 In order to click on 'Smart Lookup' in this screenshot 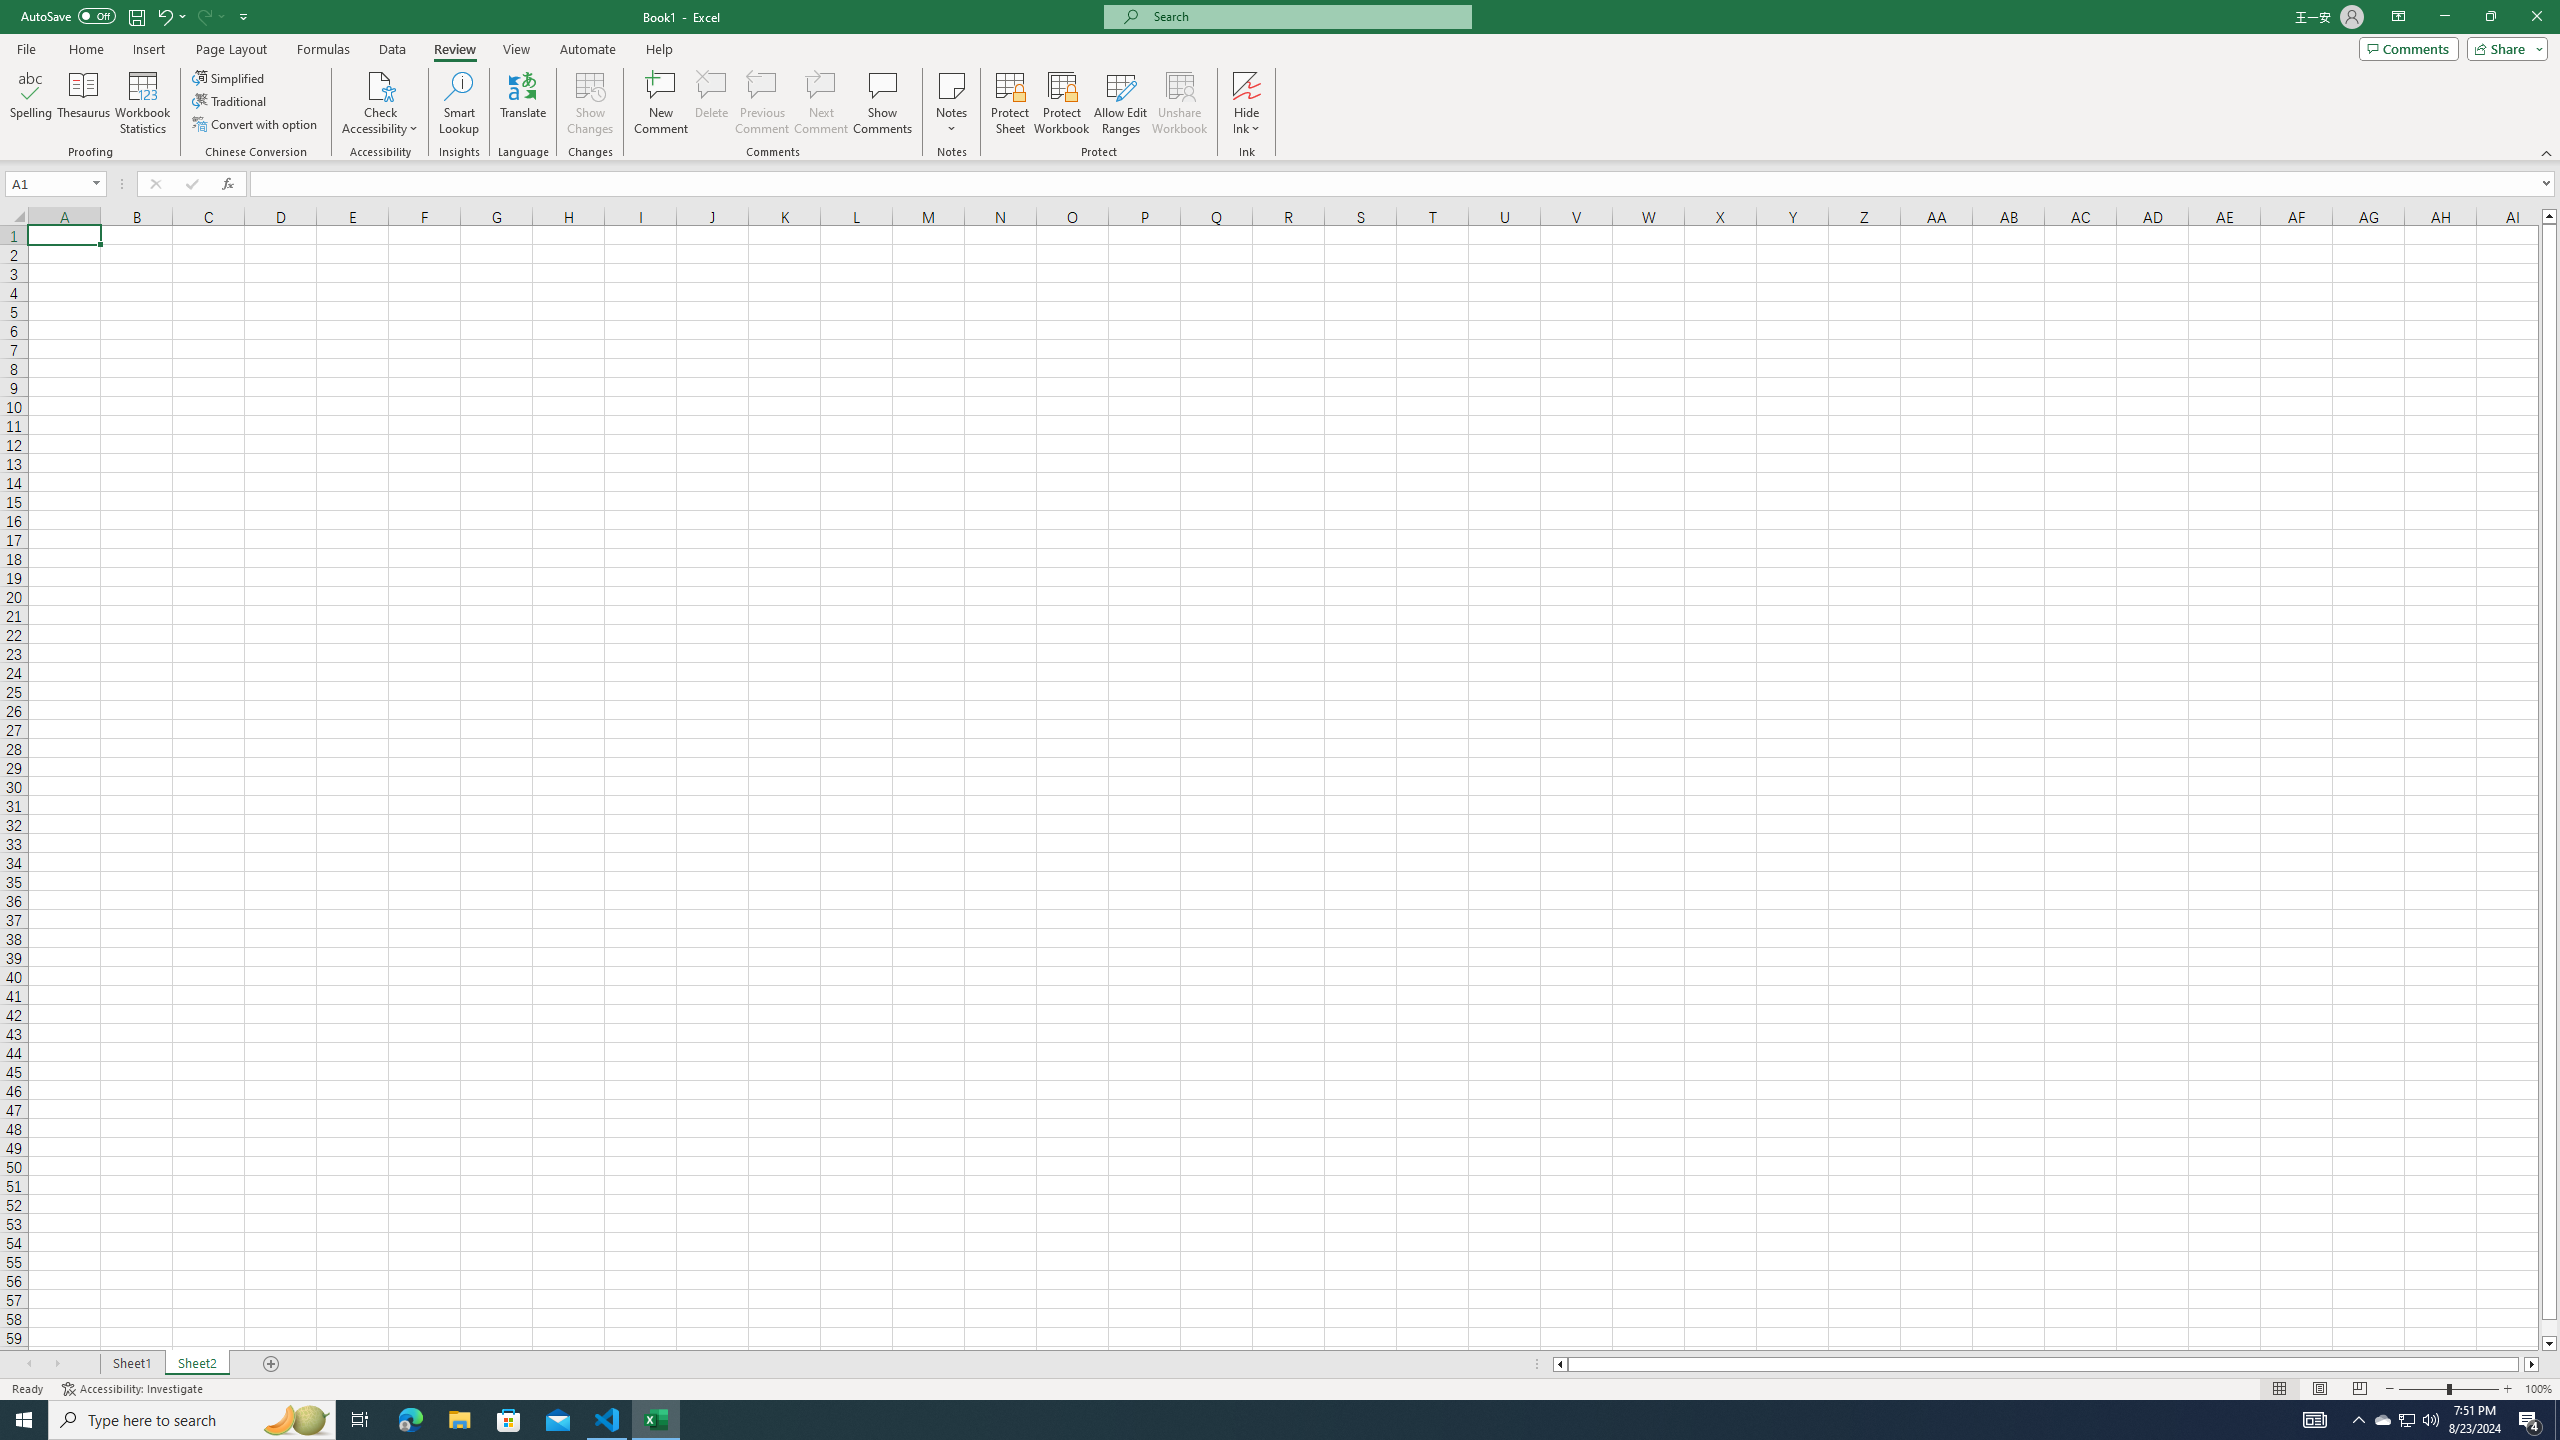, I will do `click(458, 103)`.